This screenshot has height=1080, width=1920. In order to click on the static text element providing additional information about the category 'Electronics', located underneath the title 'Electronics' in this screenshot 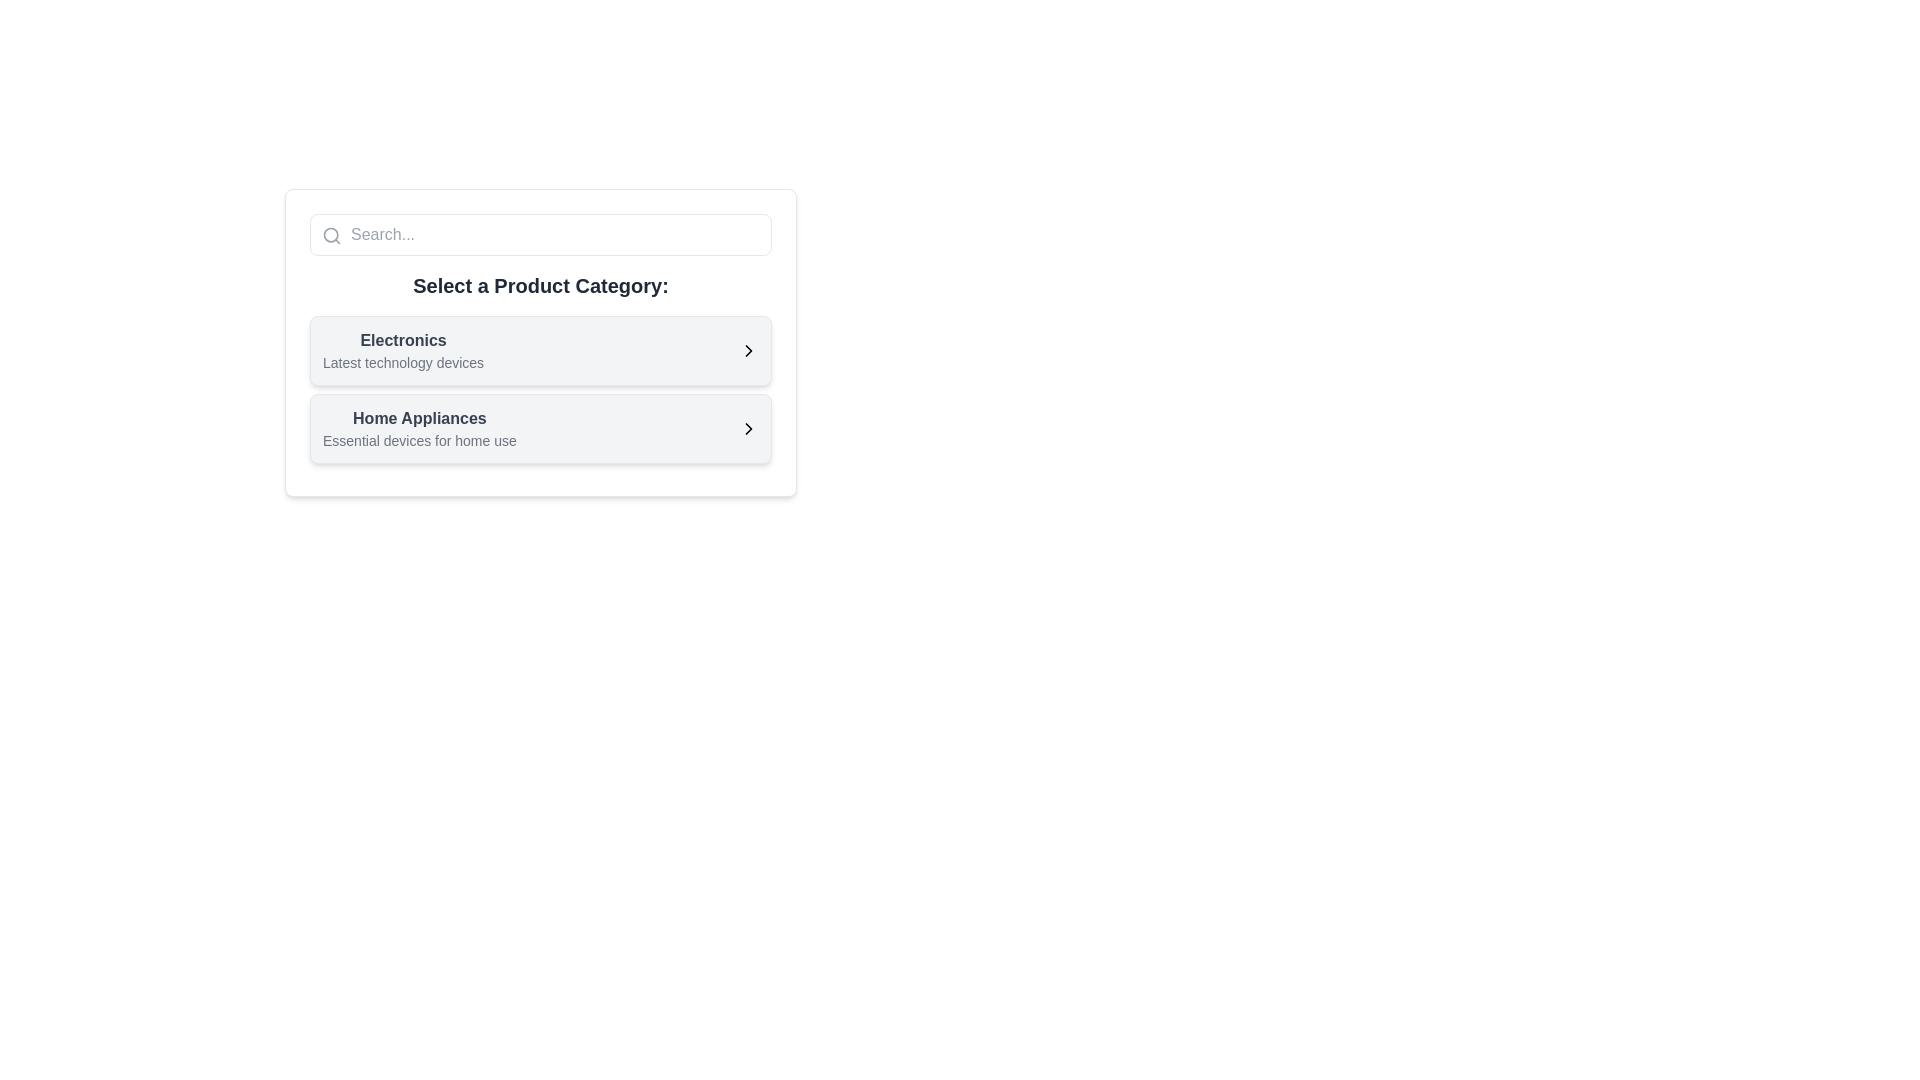, I will do `click(402, 362)`.